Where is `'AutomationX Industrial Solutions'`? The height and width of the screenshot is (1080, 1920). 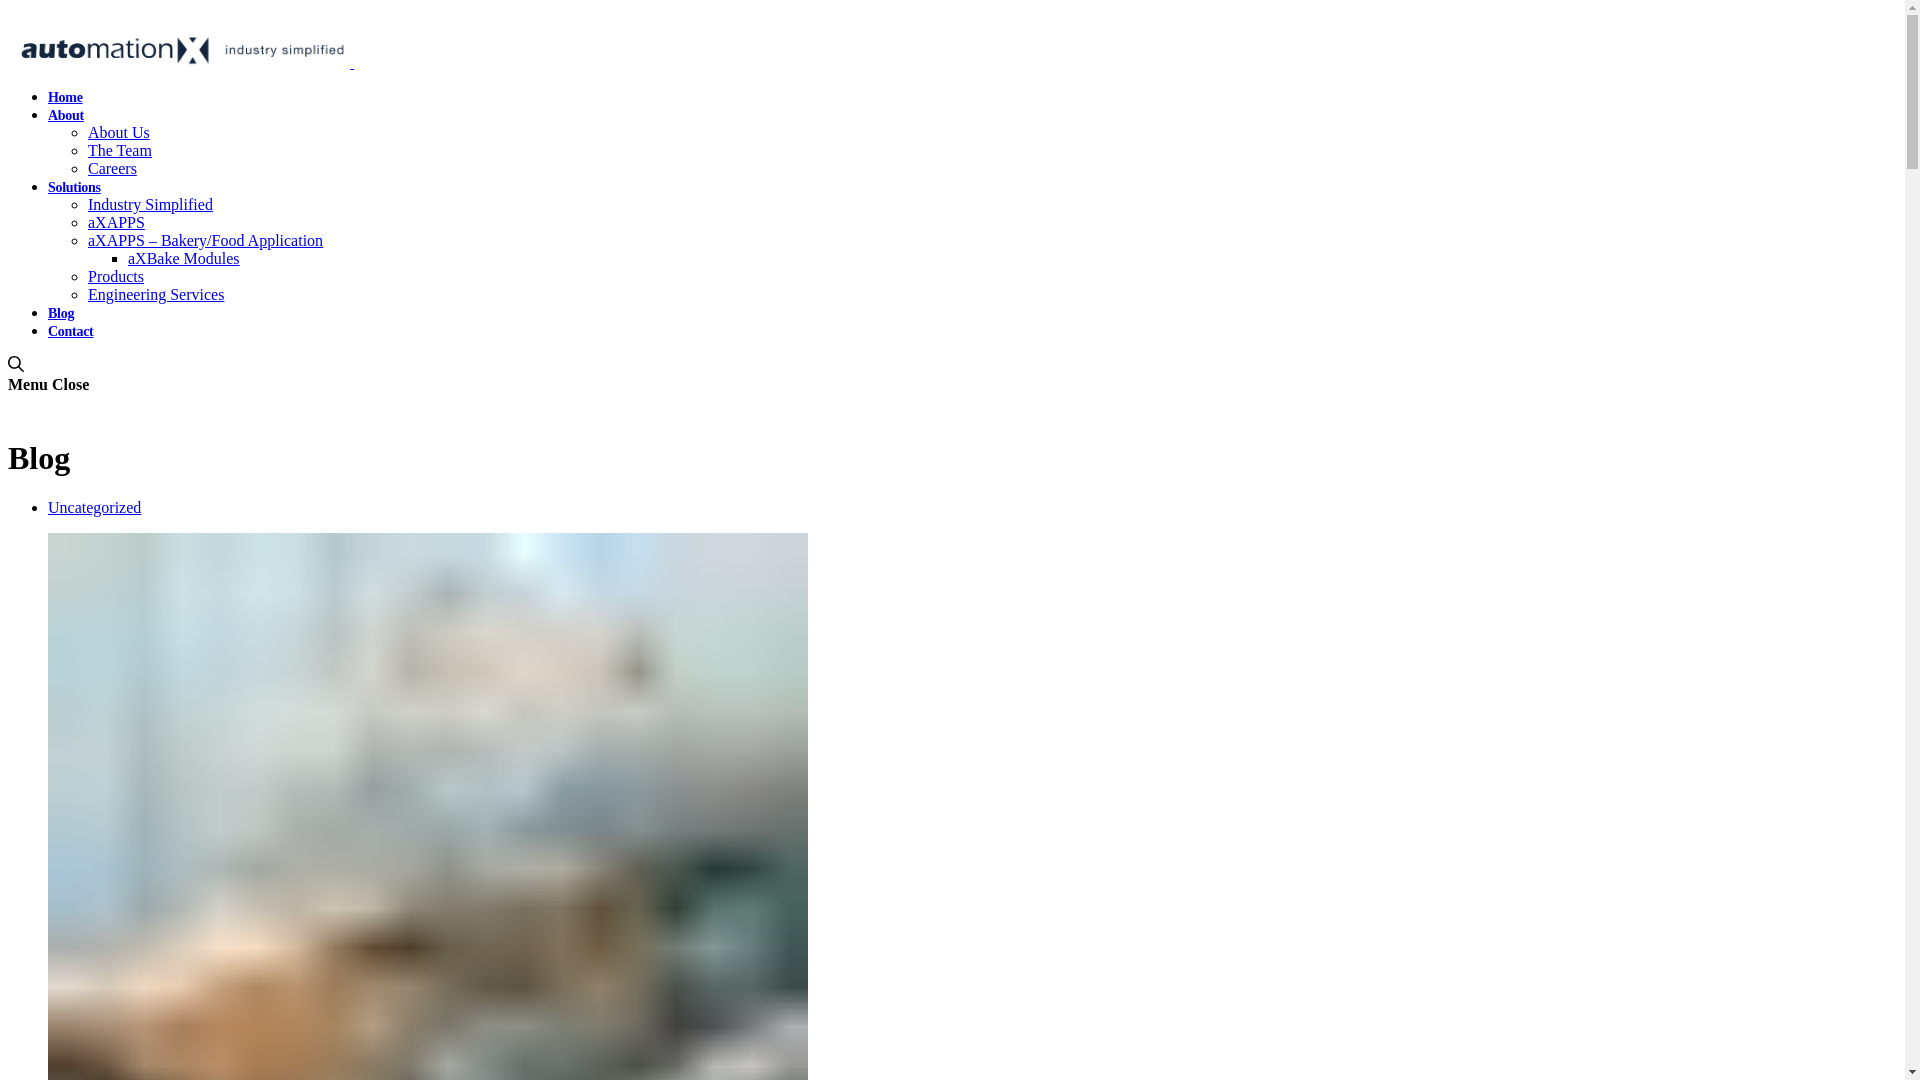
'AutomationX Industrial Solutions' is located at coordinates (351, 61).